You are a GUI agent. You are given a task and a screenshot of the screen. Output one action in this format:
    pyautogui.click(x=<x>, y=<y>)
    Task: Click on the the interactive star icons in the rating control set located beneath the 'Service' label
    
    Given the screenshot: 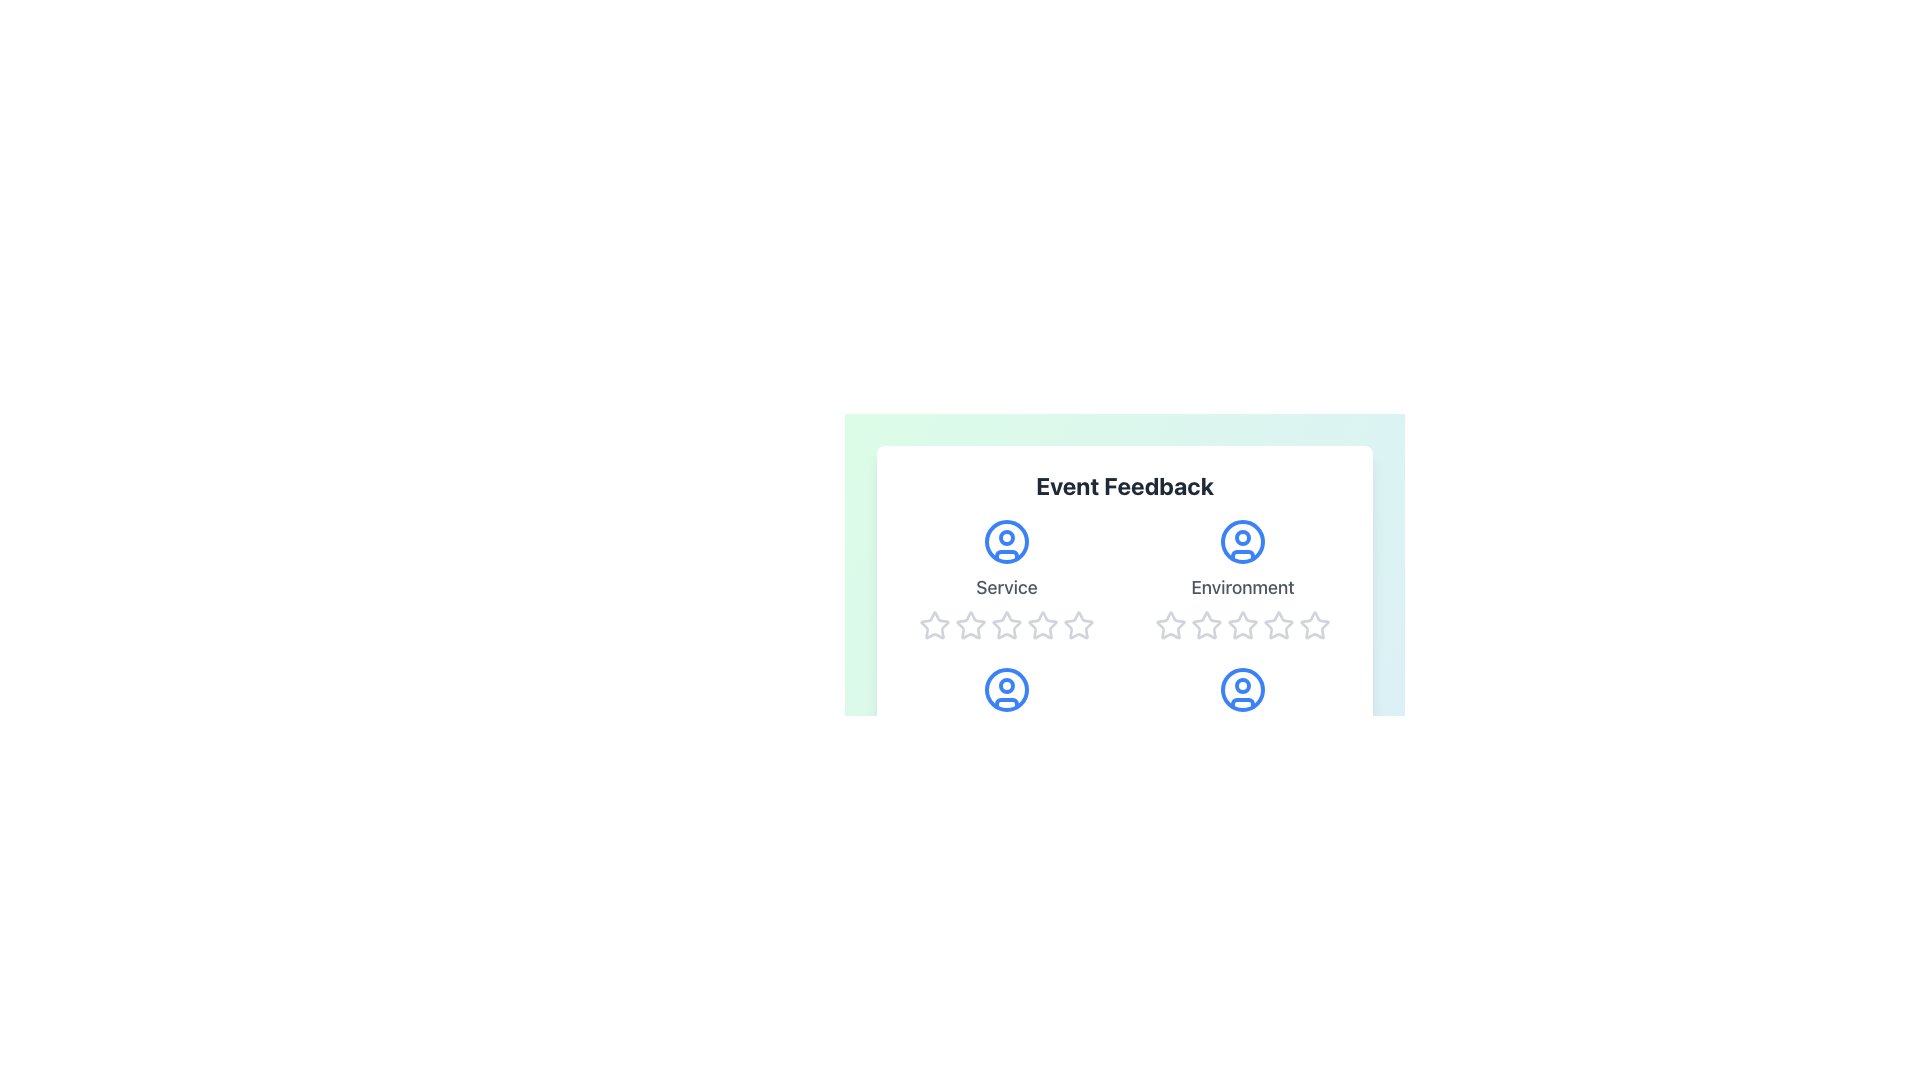 What is the action you would take?
    pyautogui.click(x=1007, y=624)
    